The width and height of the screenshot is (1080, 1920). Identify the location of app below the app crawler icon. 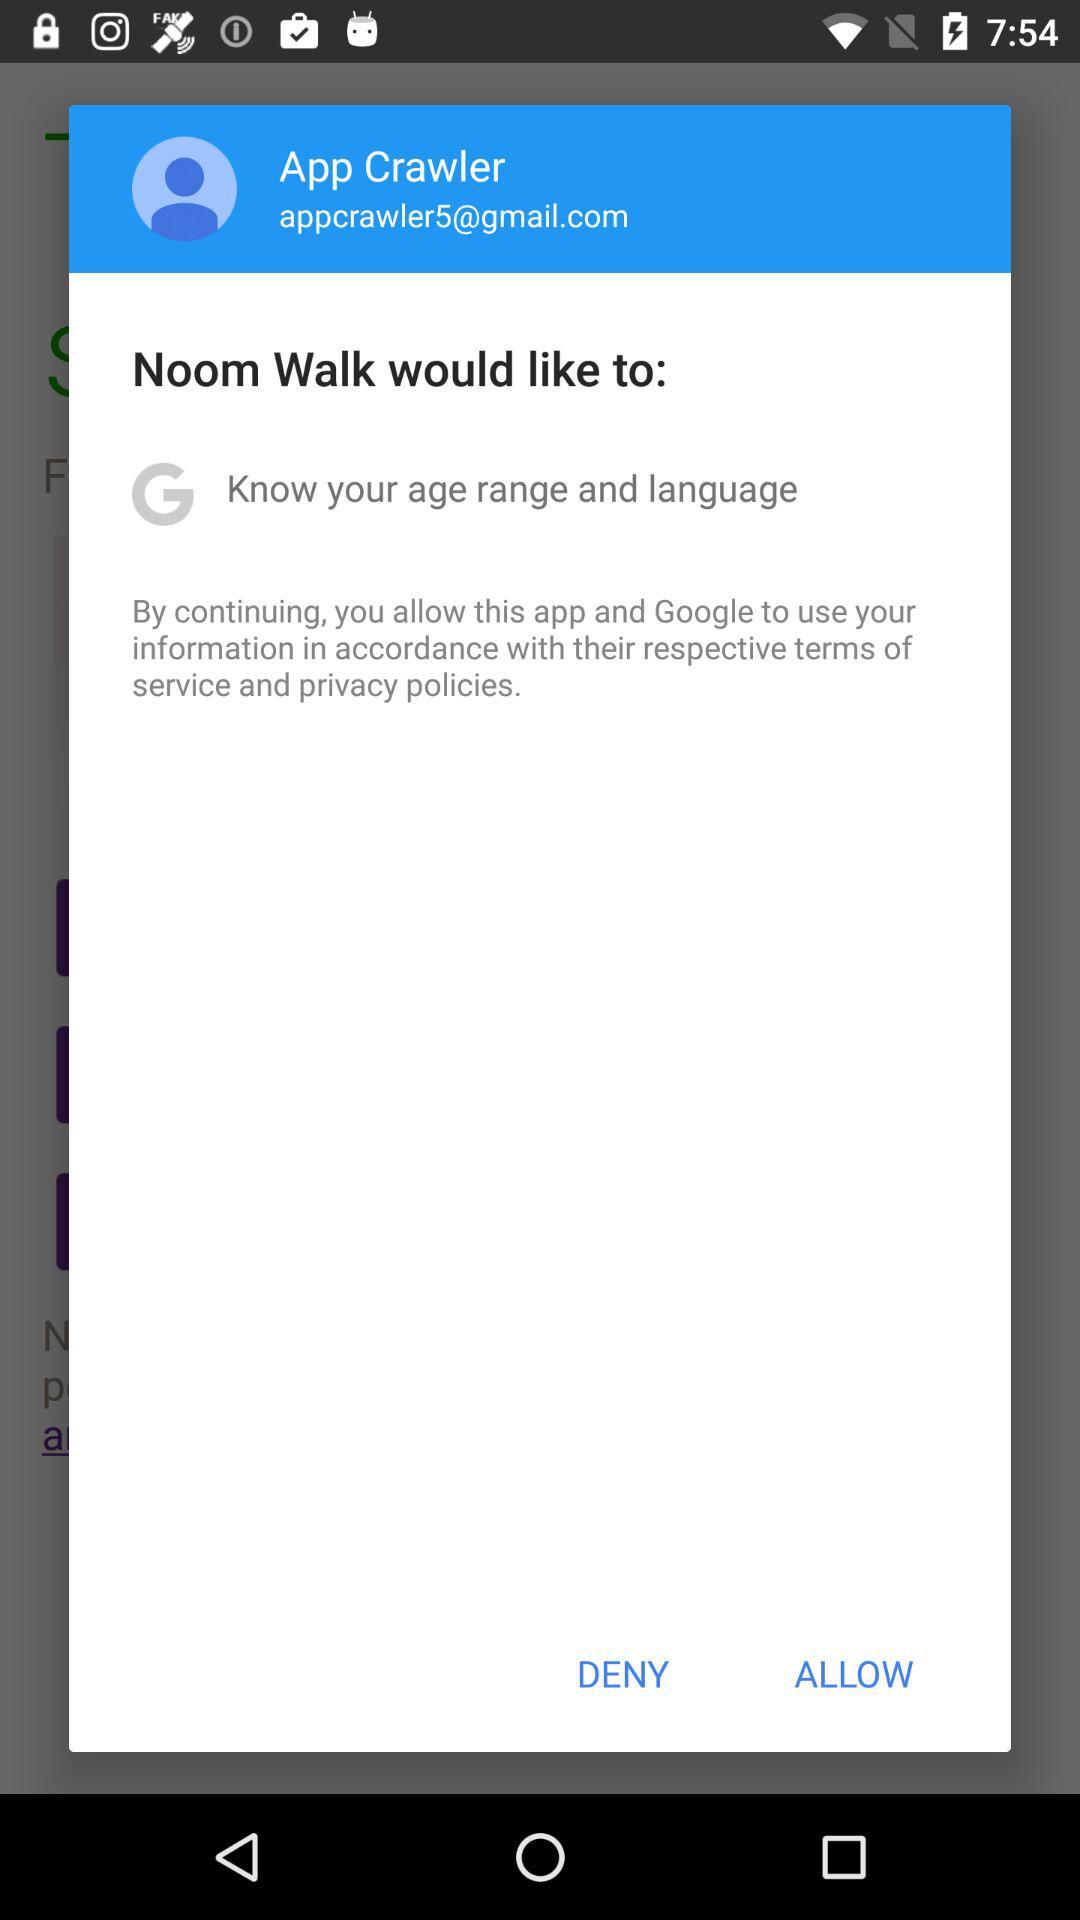
(454, 214).